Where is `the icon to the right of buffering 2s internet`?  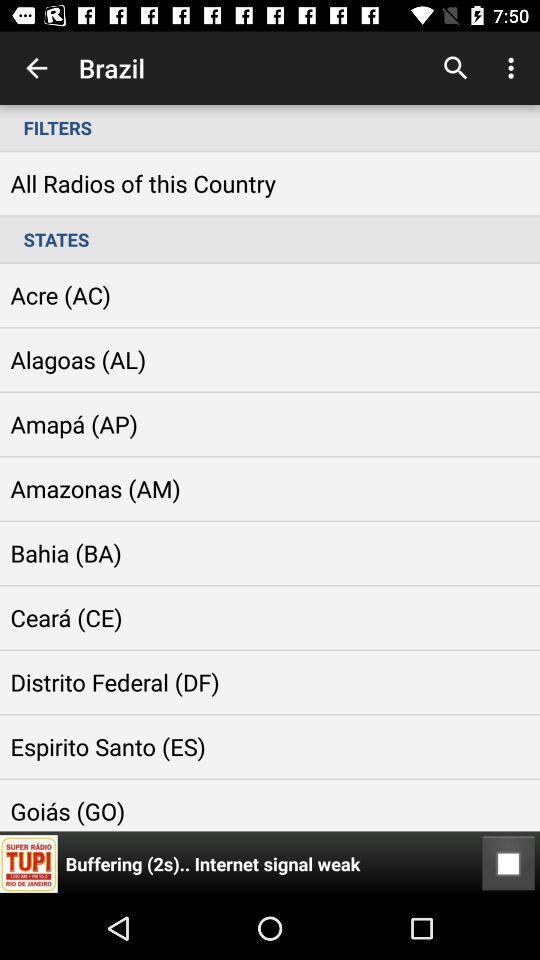
the icon to the right of buffering 2s internet is located at coordinates (508, 863).